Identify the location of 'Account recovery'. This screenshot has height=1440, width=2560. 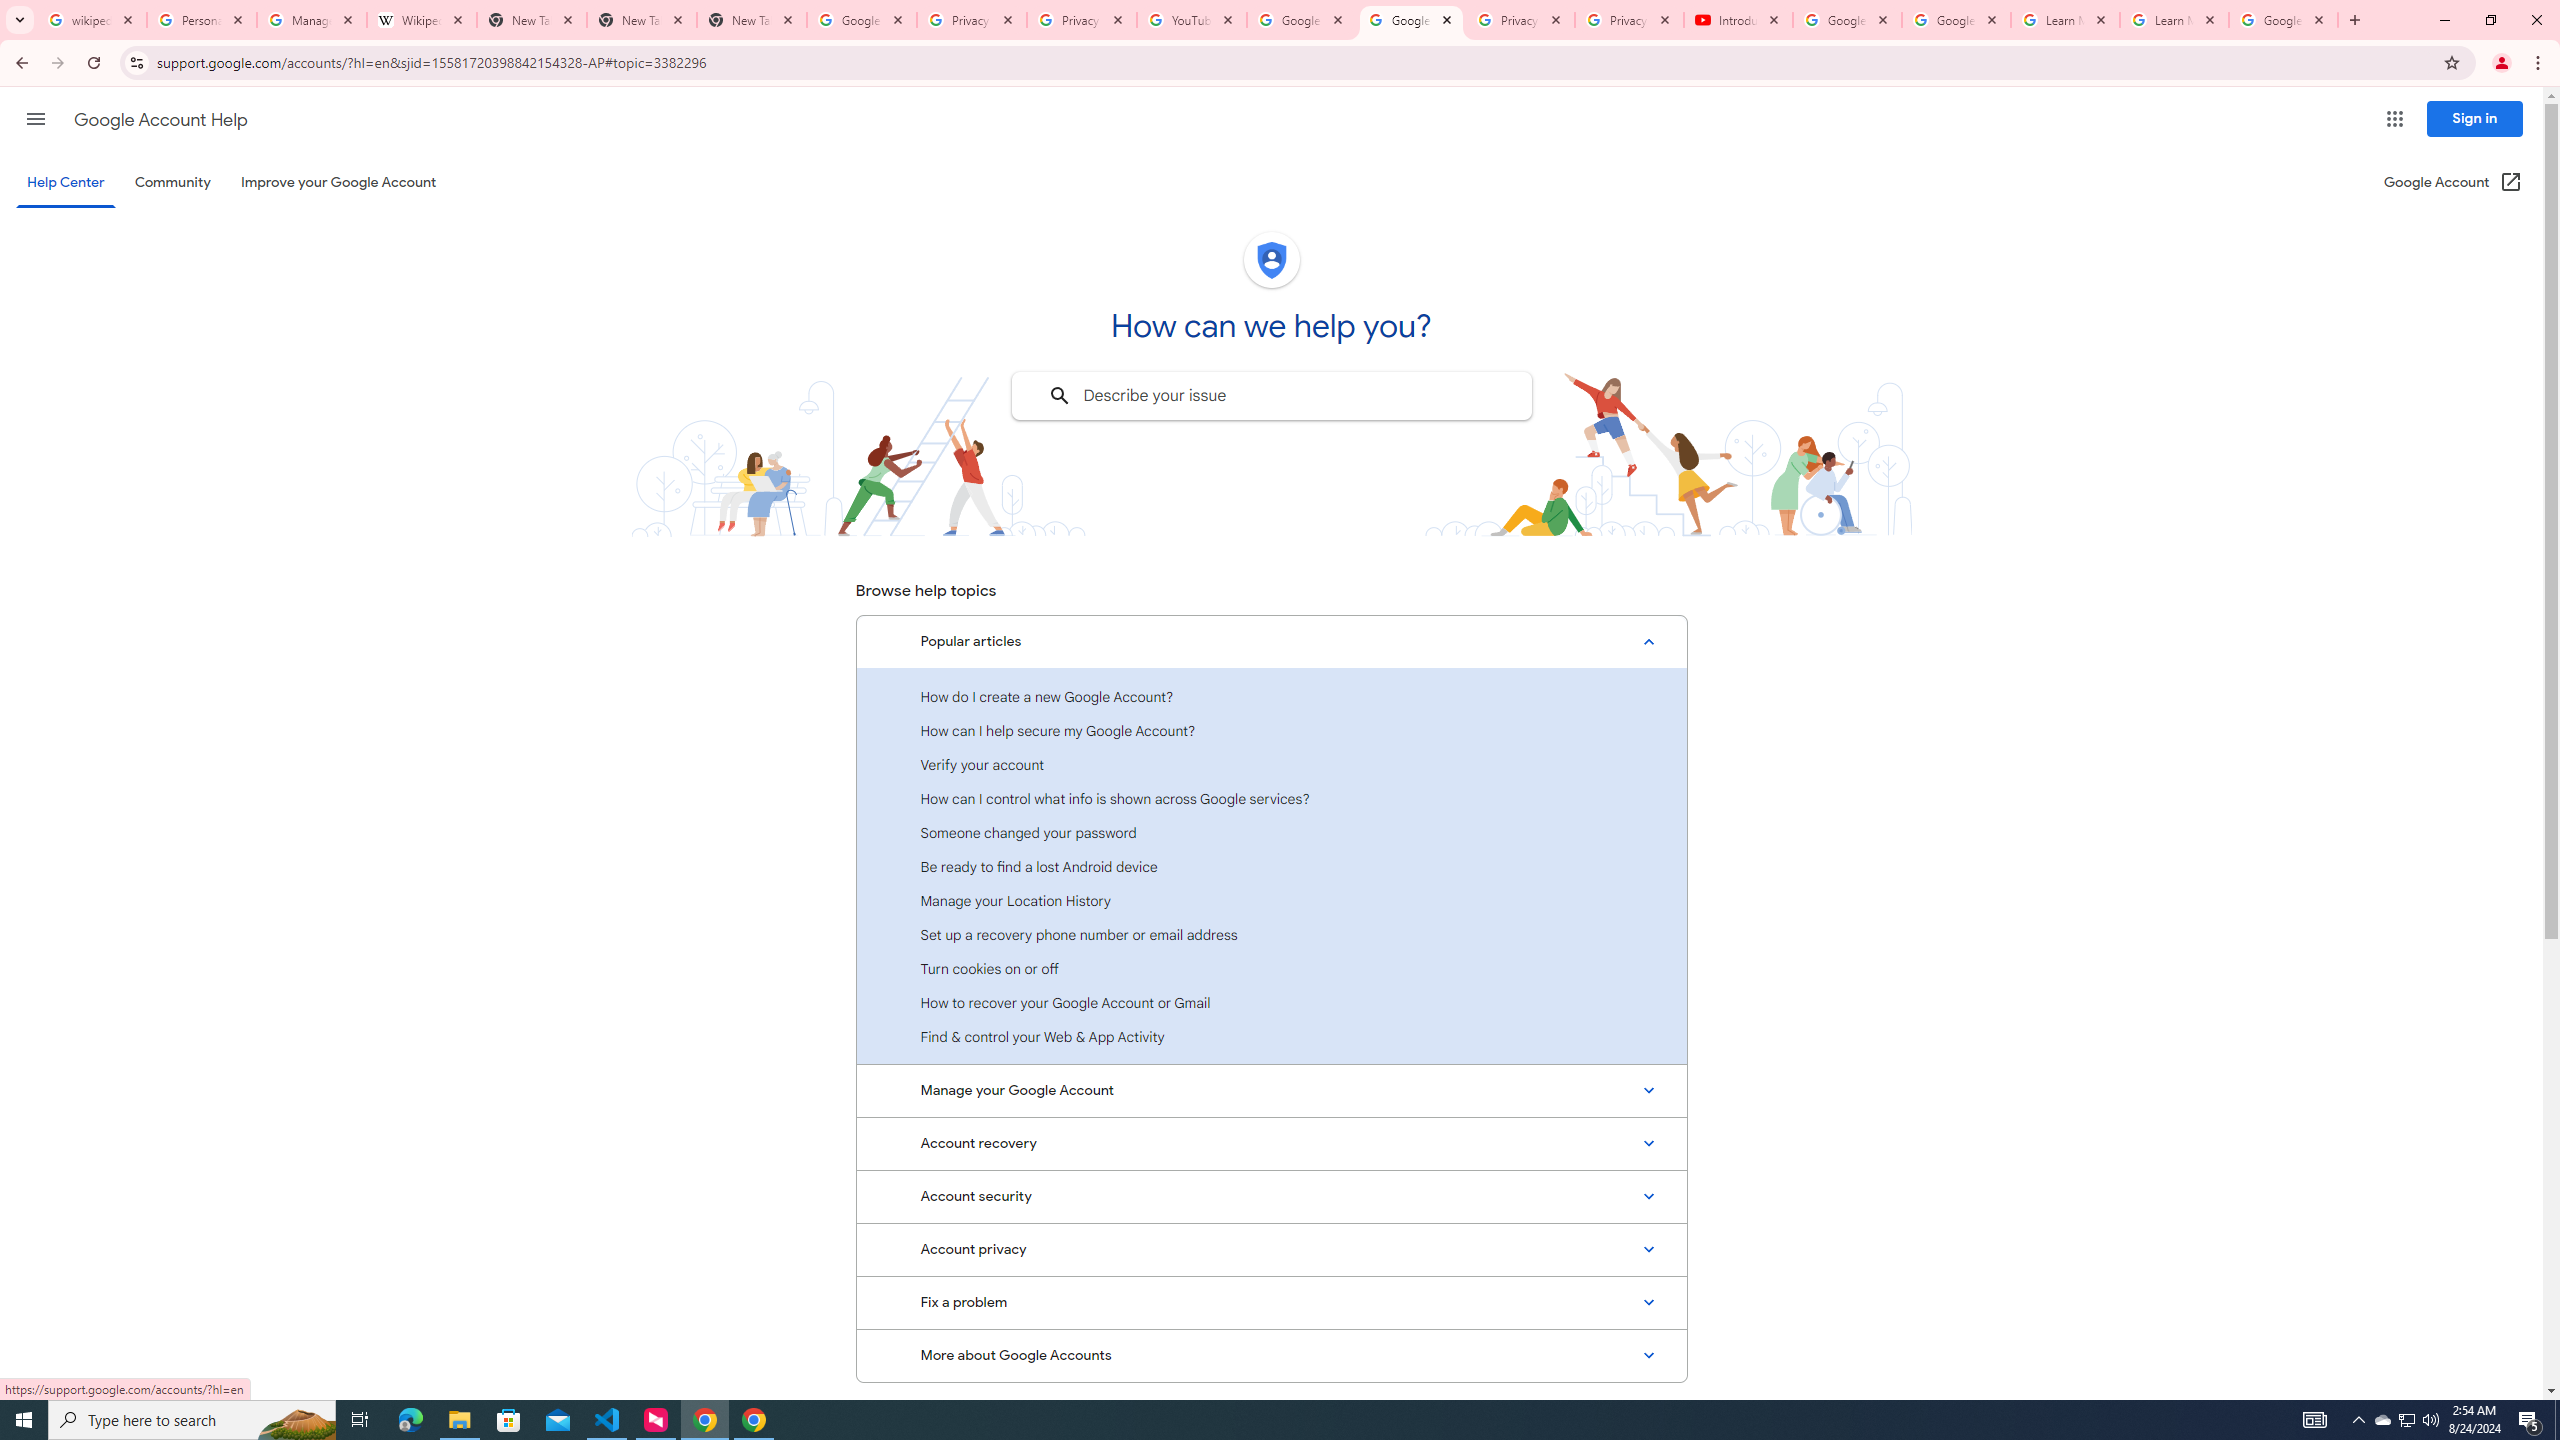
(1271, 1142).